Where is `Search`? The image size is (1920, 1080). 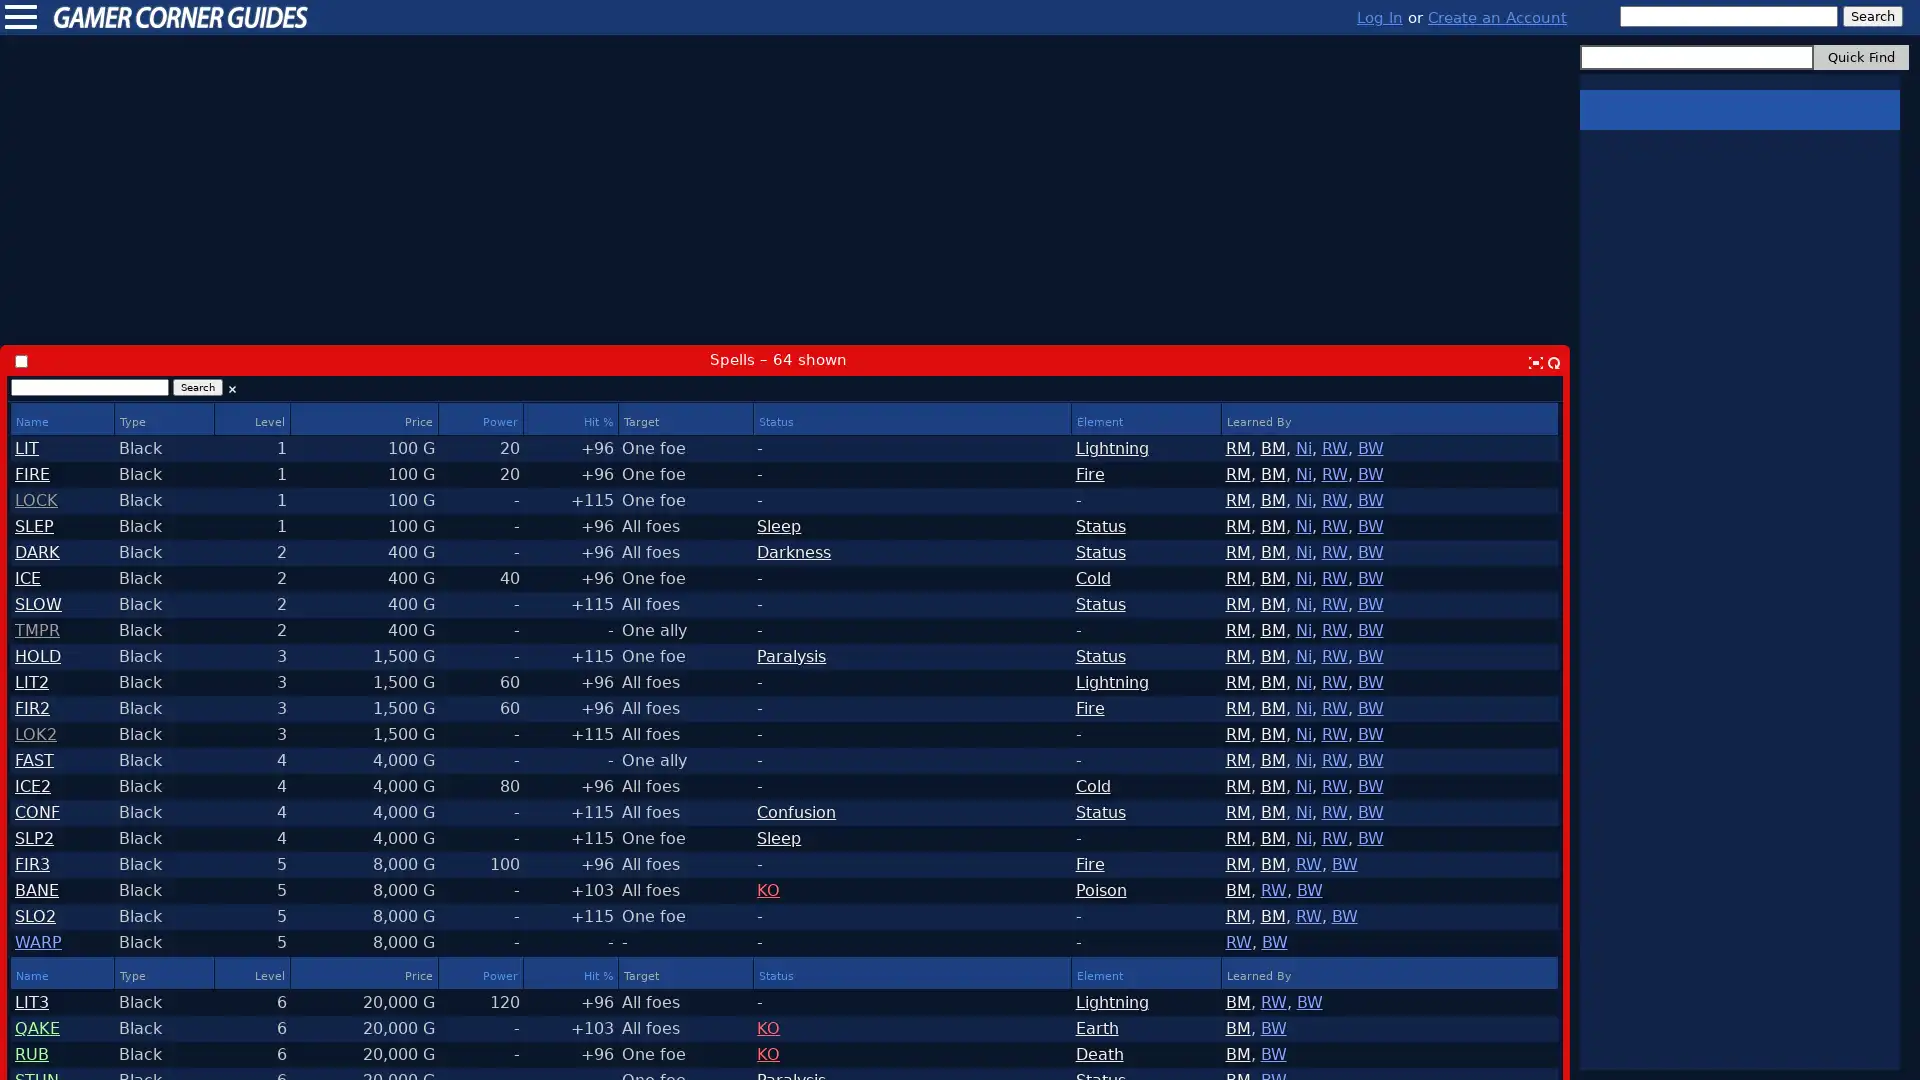 Search is located at coordinates (197, 387).